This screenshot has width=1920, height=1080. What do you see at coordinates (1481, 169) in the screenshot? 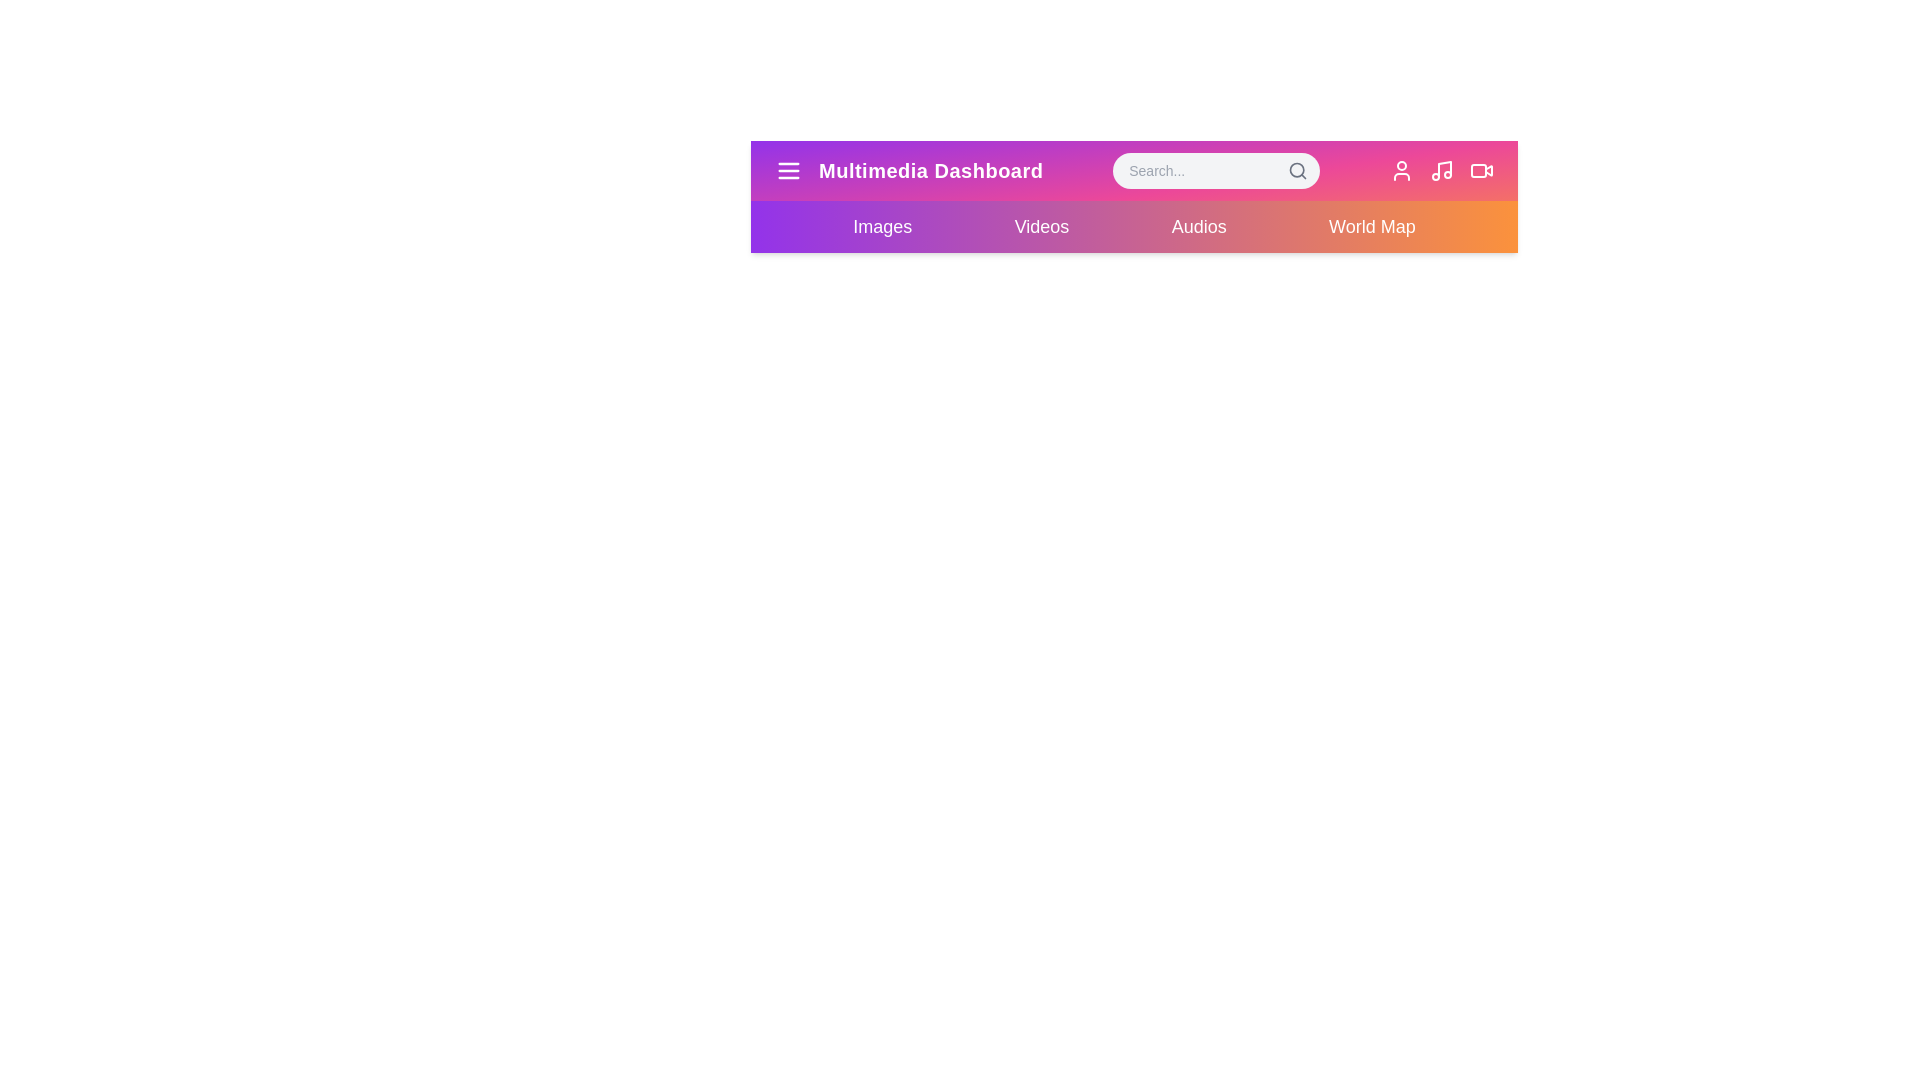
I see `the element Video icon to reveal its hover effect` at bounding box center [1481, 169].